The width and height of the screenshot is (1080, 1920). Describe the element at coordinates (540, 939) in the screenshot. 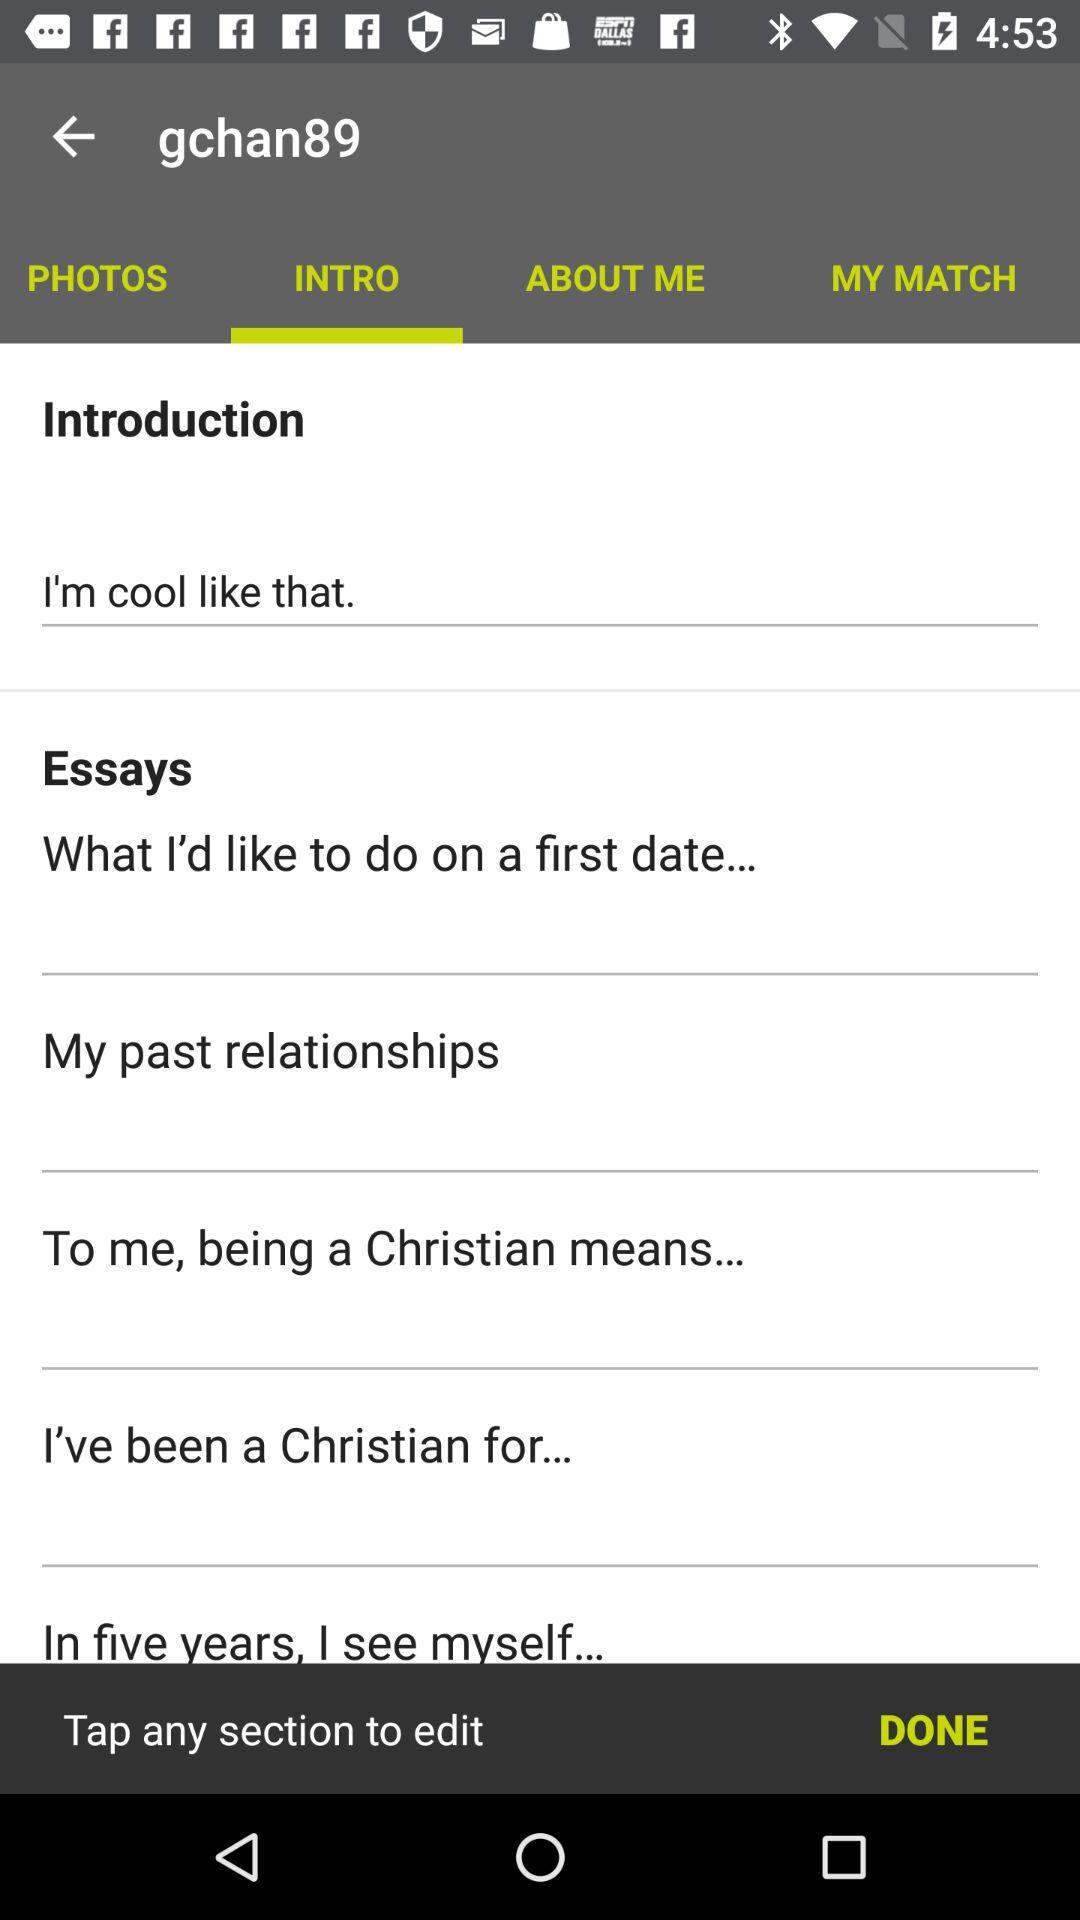

I see `click the tab` at that location.